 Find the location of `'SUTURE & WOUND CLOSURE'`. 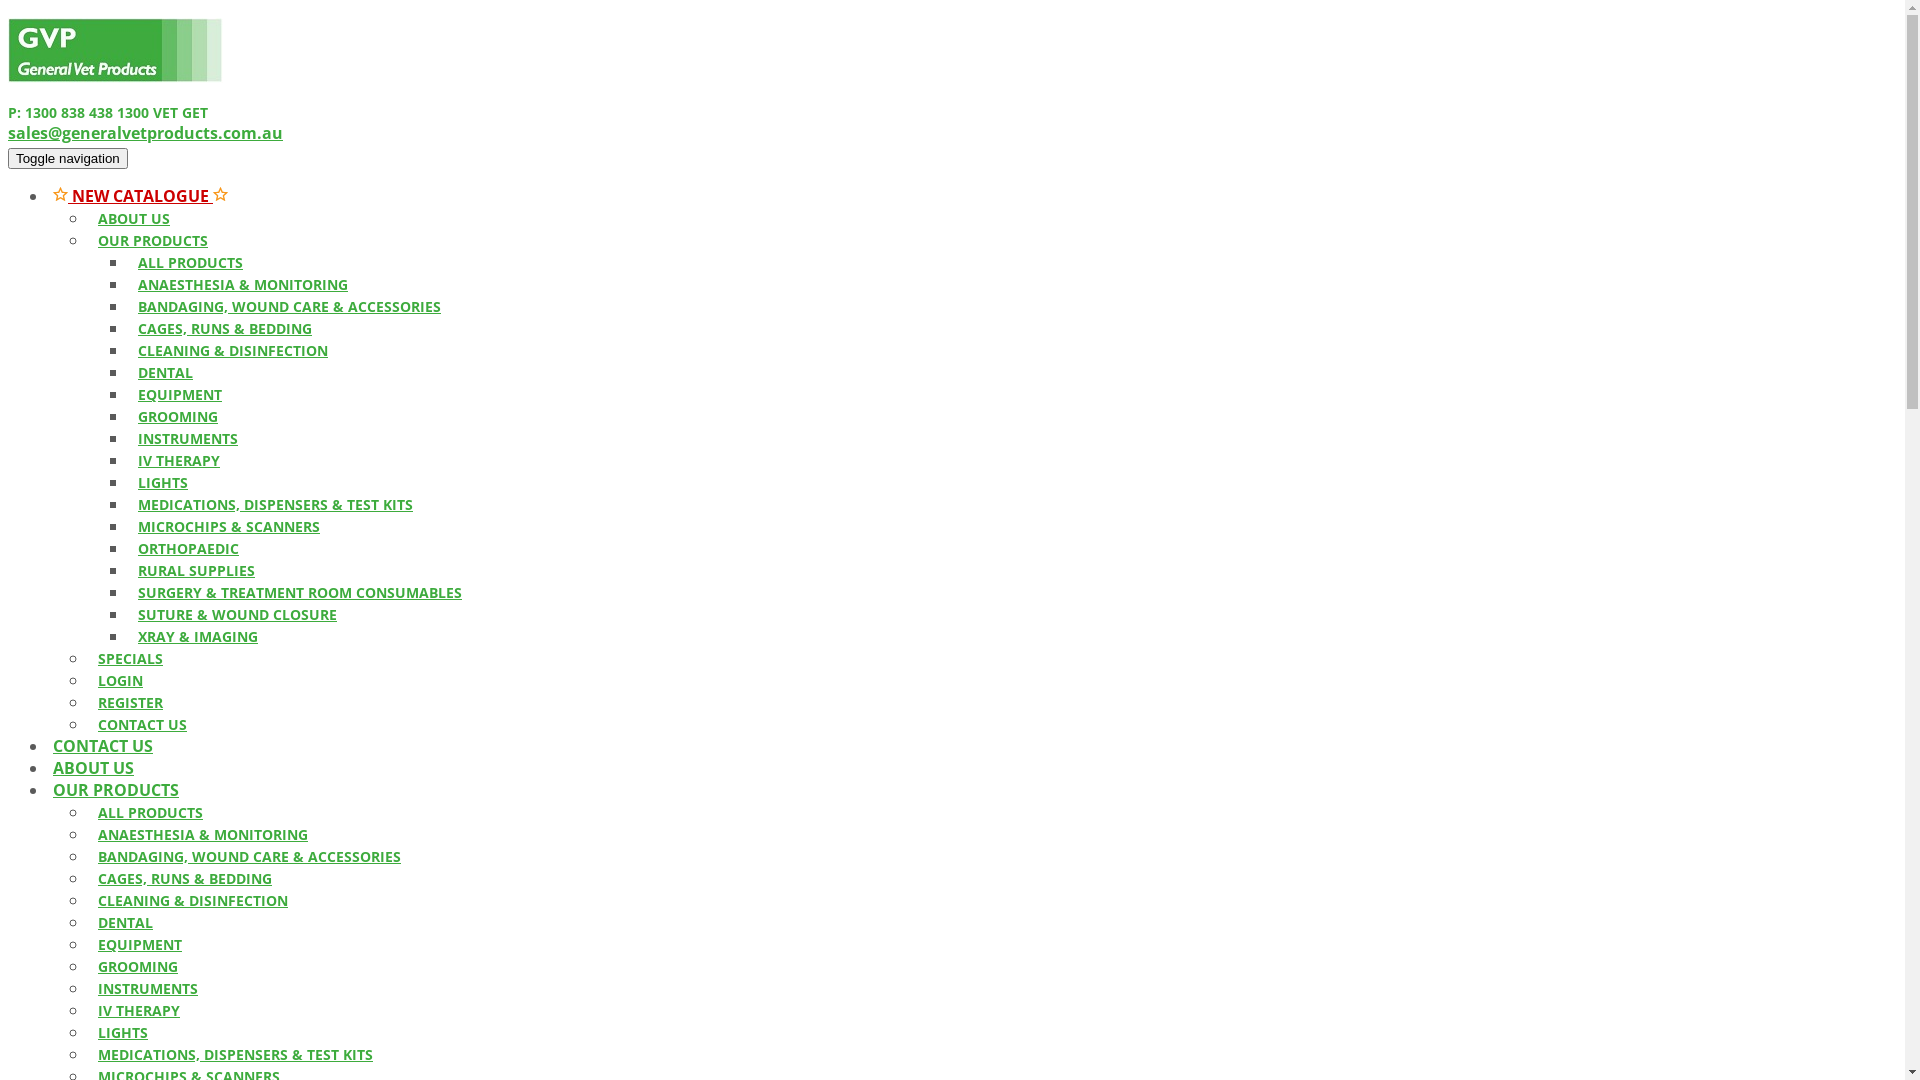

'SUTURE & WOUND CLOSURE' is located at coordinates (237, 613).